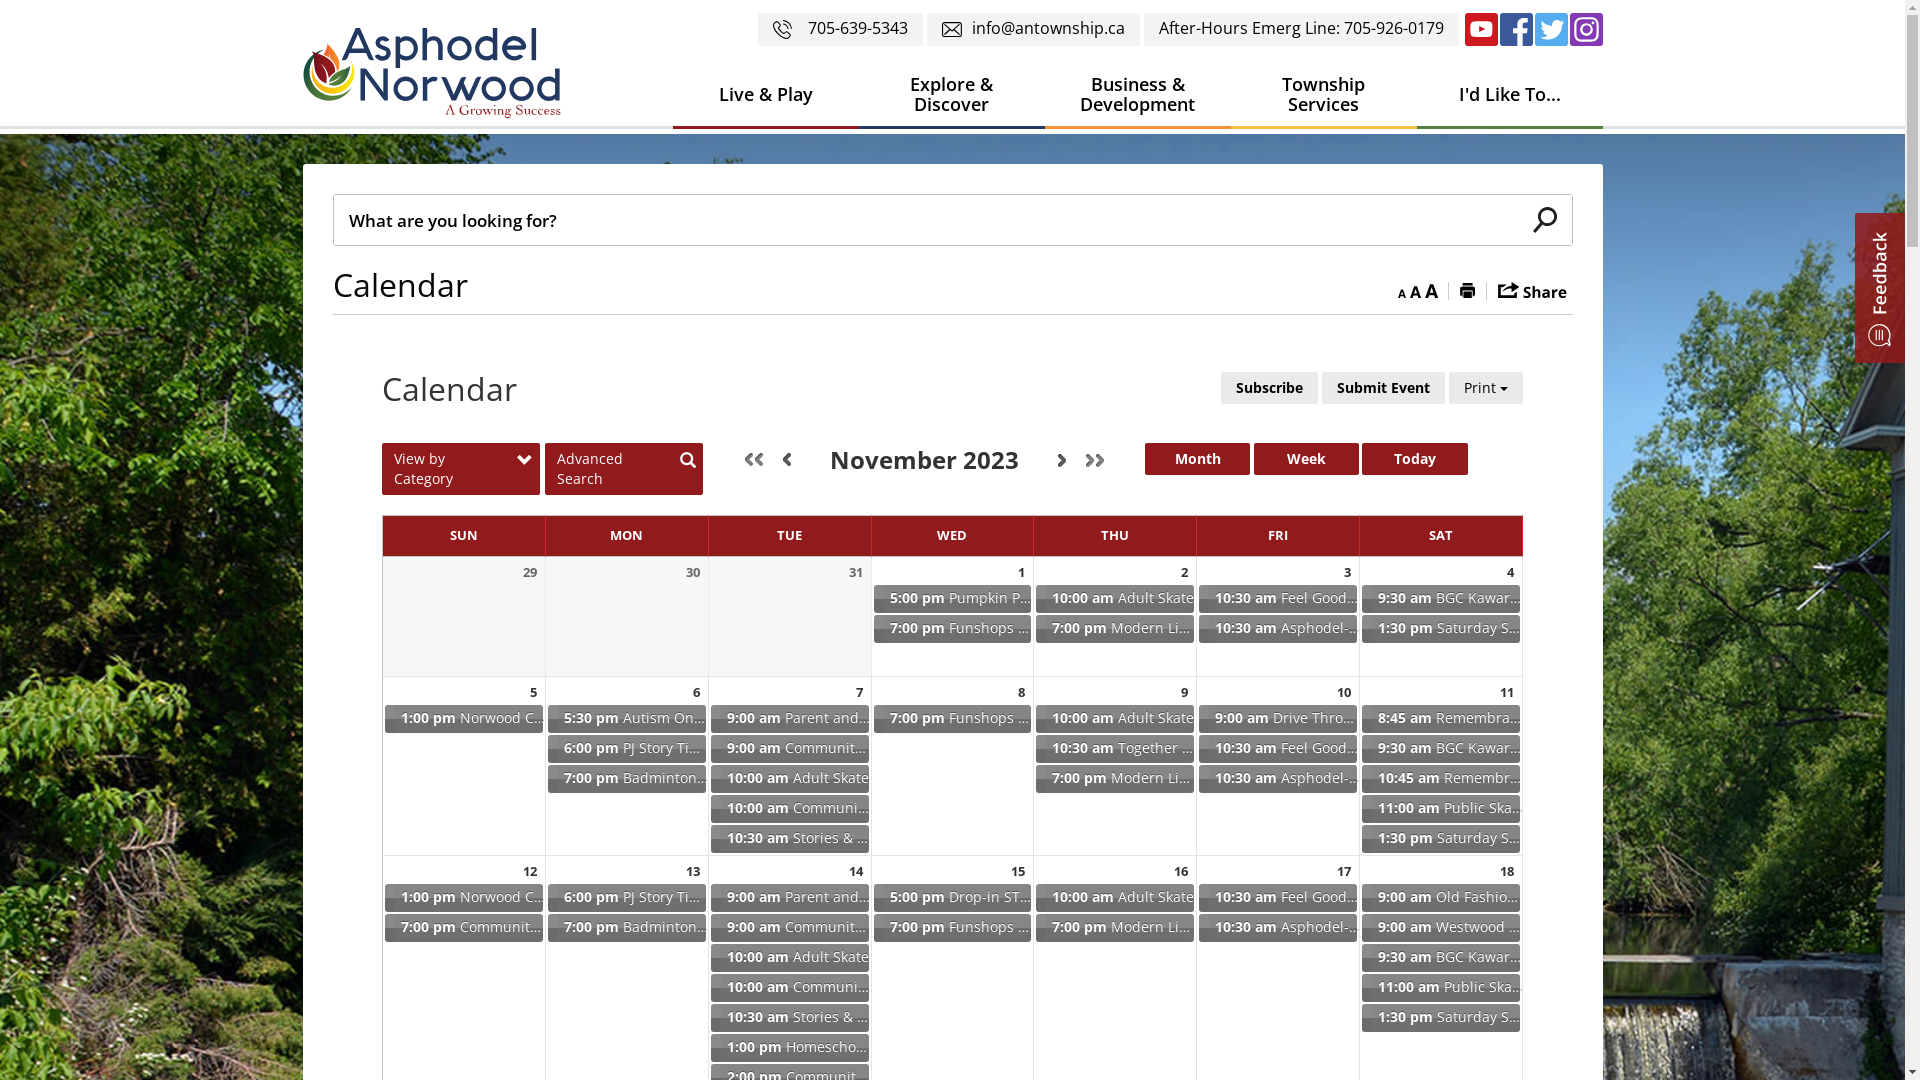  What do you see at coordinates (1228, 95) in the screenshot?
I see `'Township Services'` at bounding box center [1228, 95].